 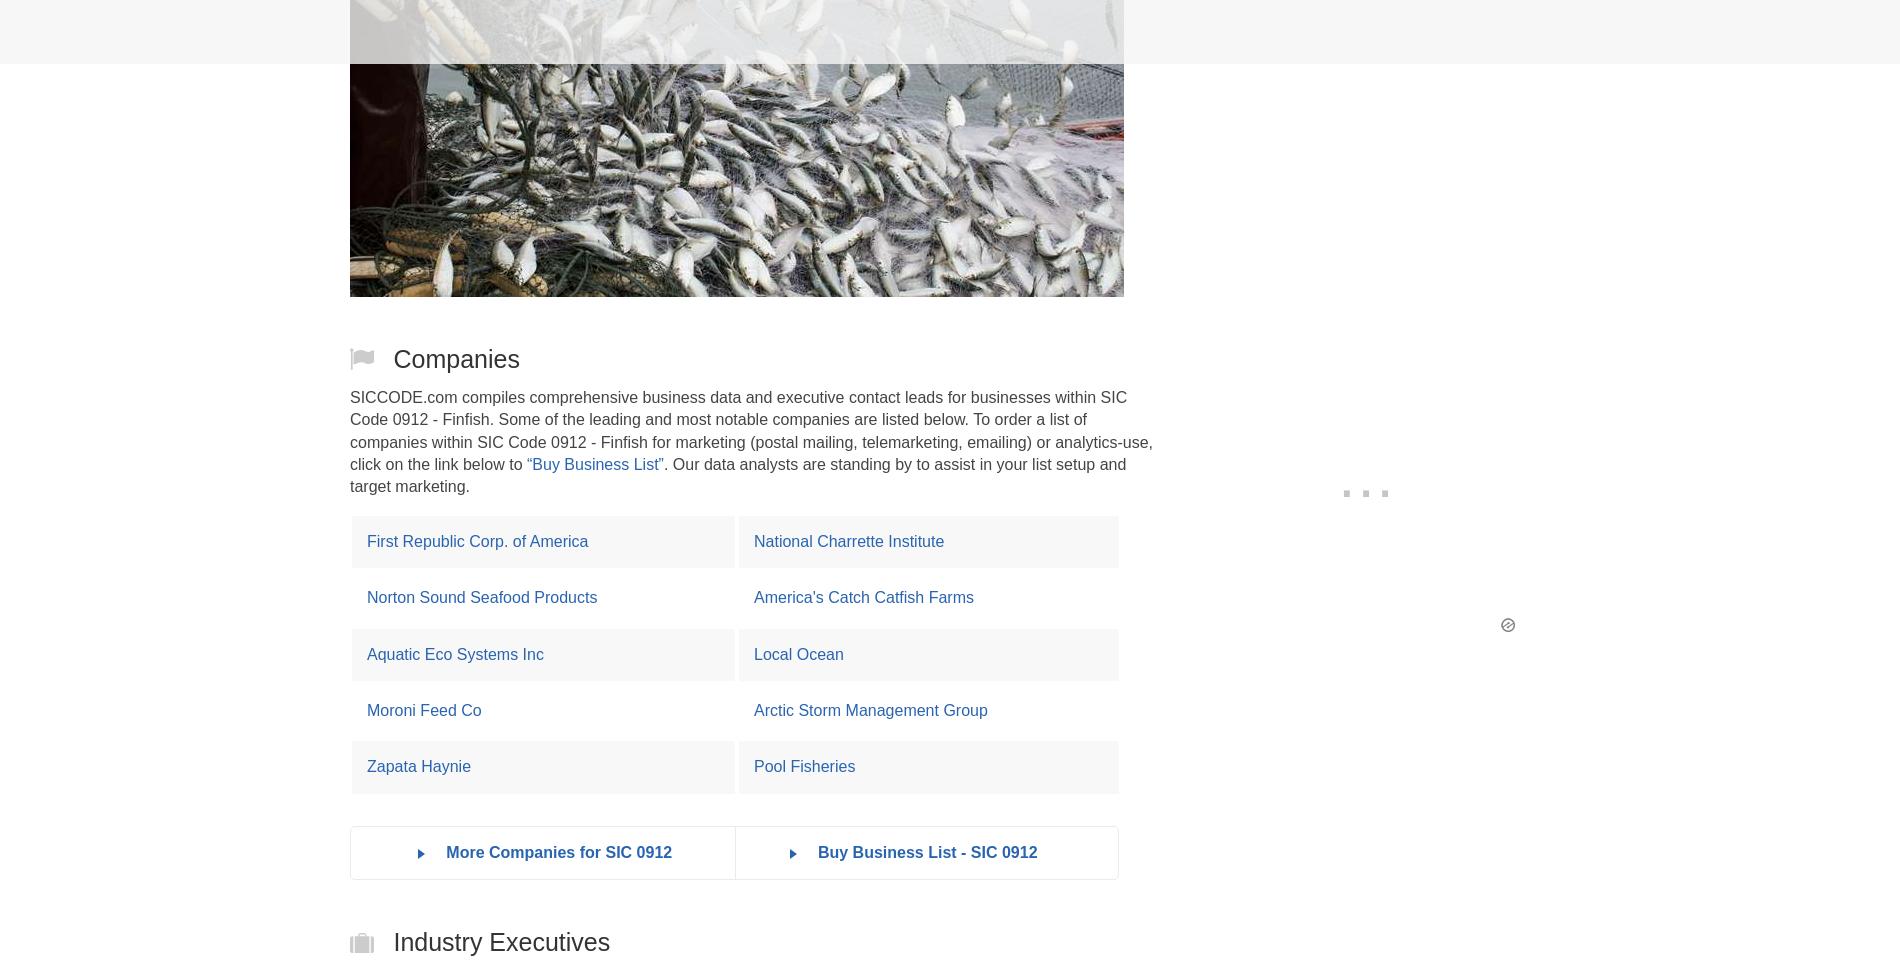 What do you see at coordinates (454, 653) in the screenshot?
I see `'Aquatic Eco Systems Inc'` at bounding box center [454, 653].